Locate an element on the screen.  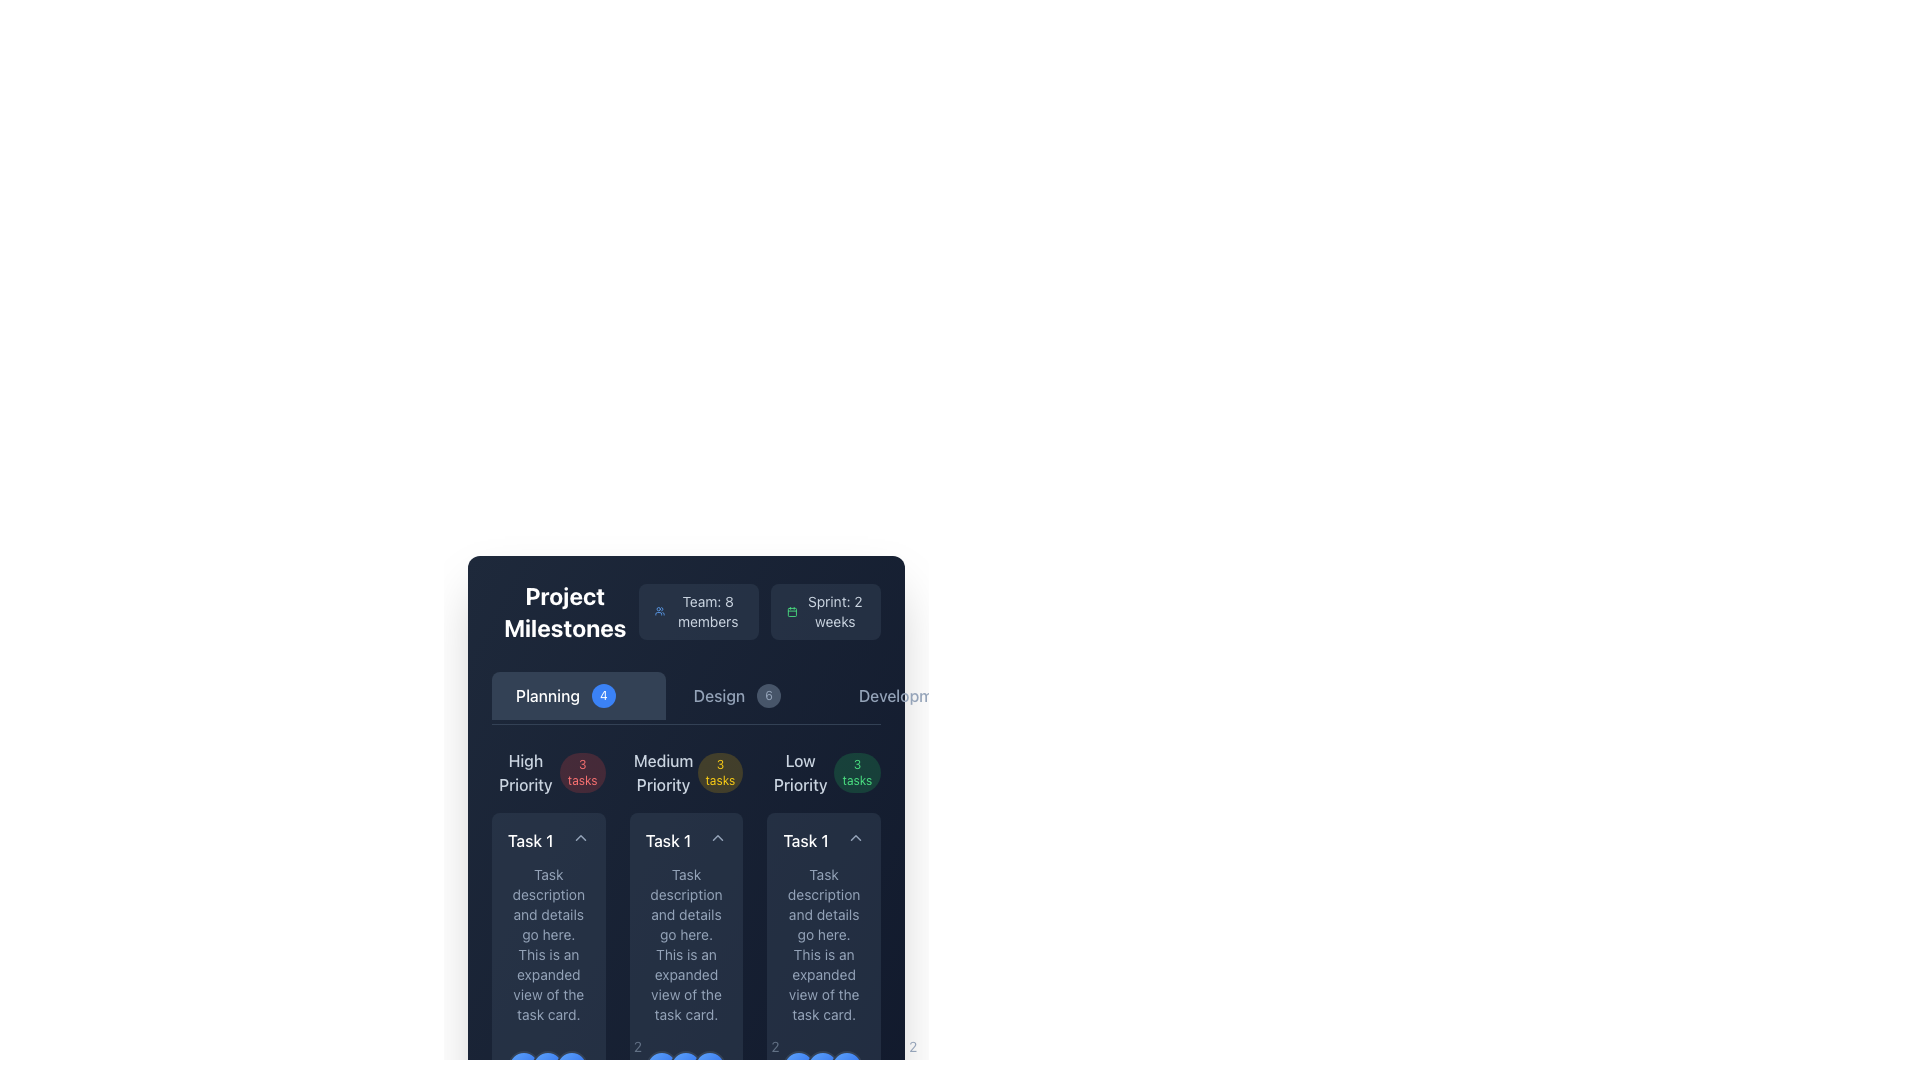
the task count label indicating the number of tasks classified under the 'Low Priority' category, located to the right of the 'Low Priority' label in the 'Project Milestones' section is located at coordinates (857, 771).